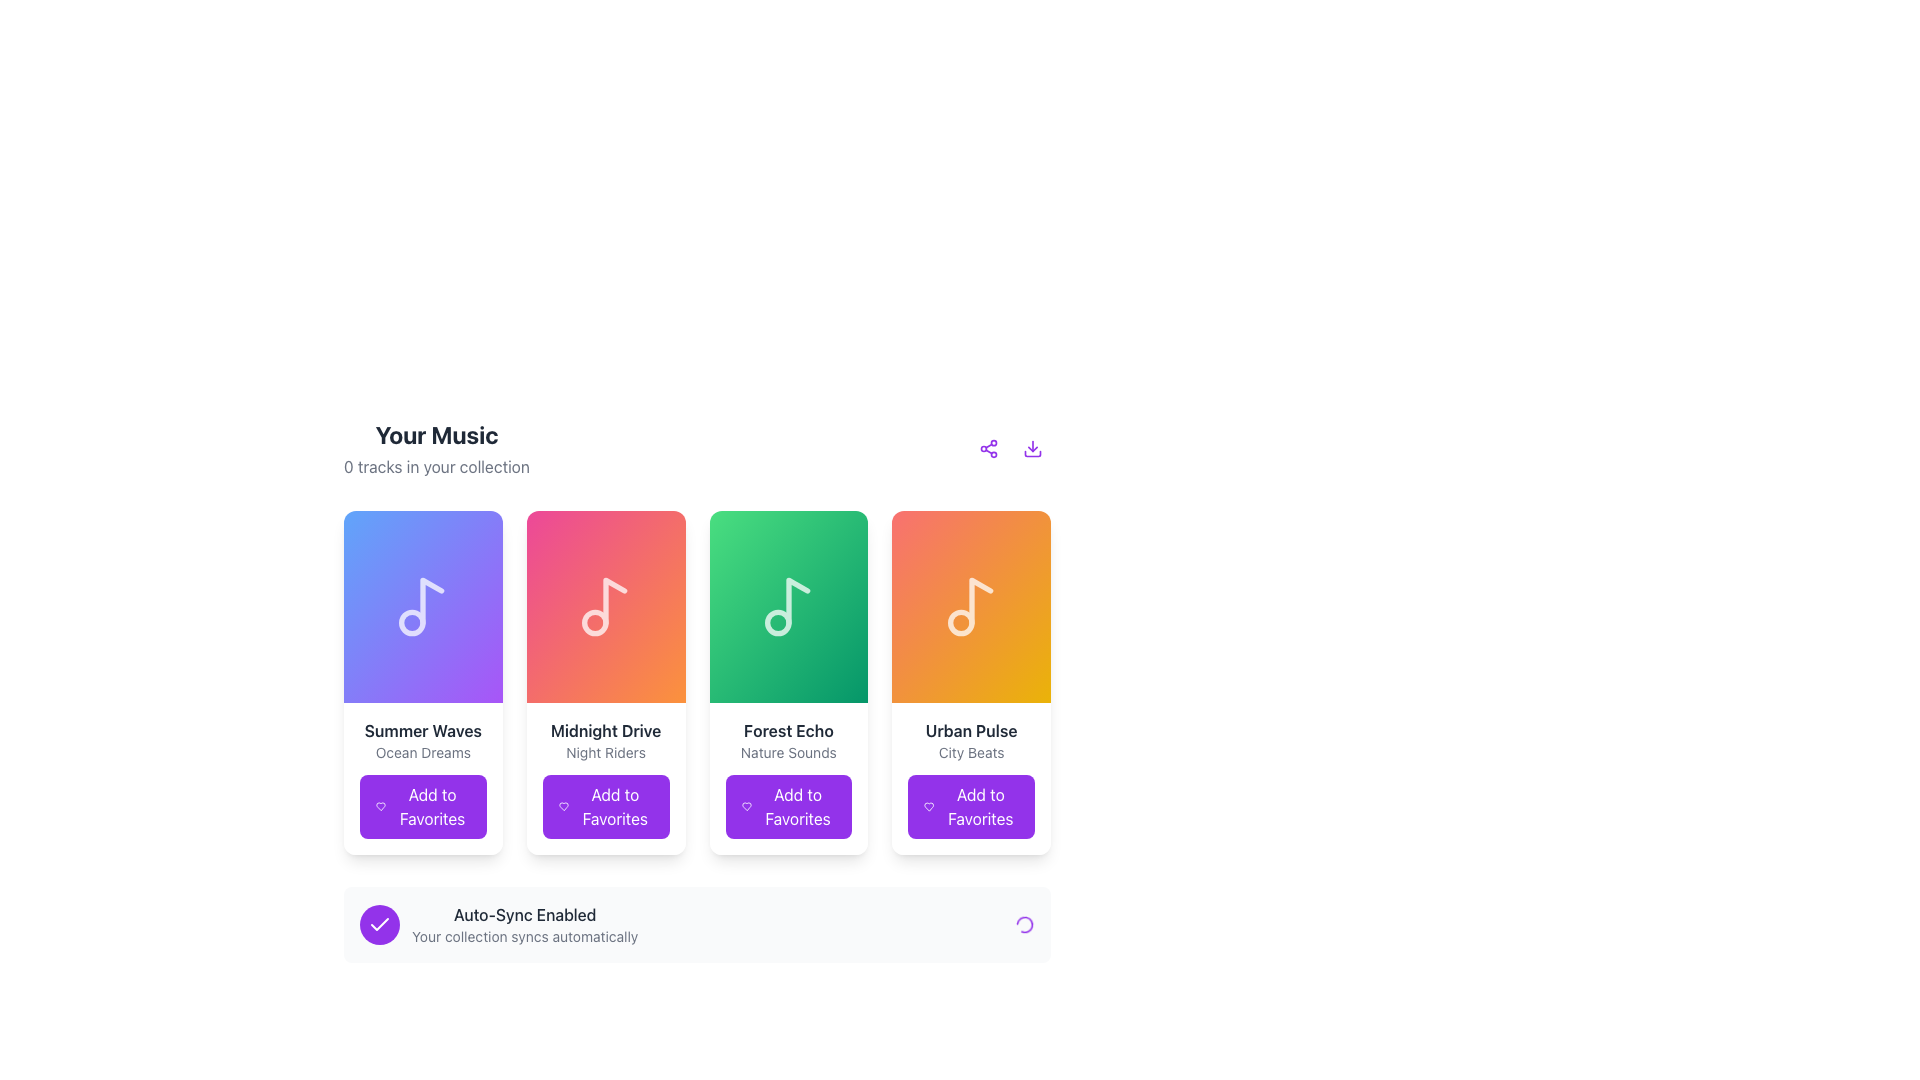 The width and height of the screenshot is (1920, 1080). I want to click on the dismiss button located at the top-right corner of the 'Forest Echo' card, so click(840, 538).